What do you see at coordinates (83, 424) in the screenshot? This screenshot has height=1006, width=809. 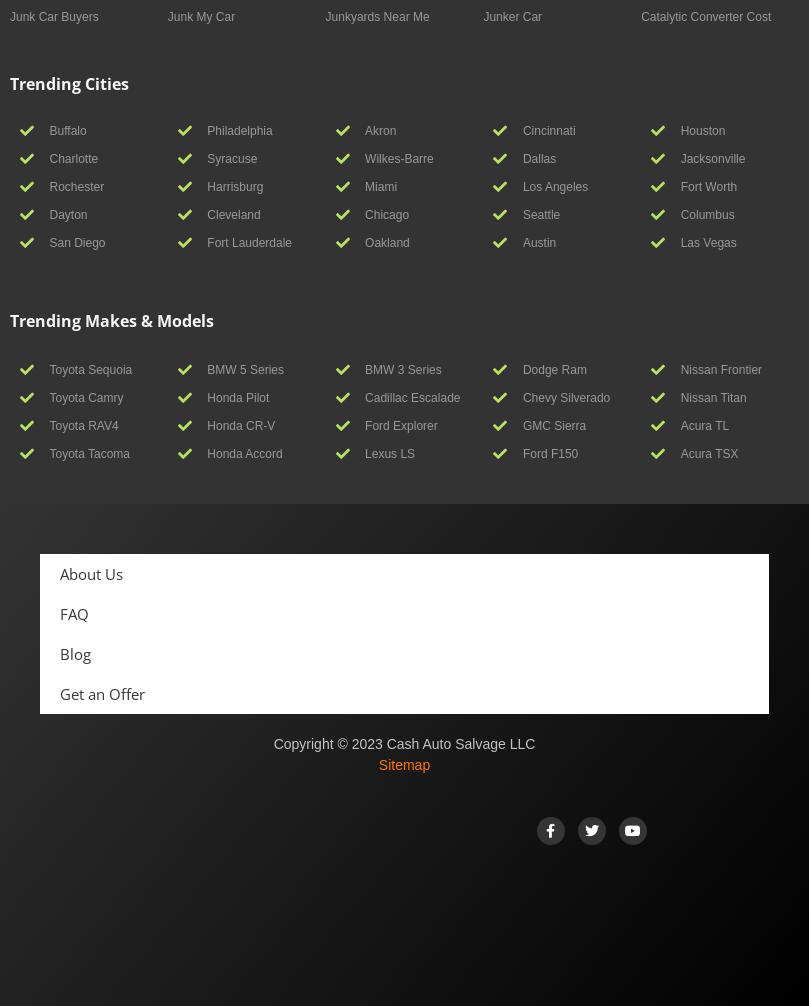 I see `'Toyota RAV4'` at bounding box center [83, 424].